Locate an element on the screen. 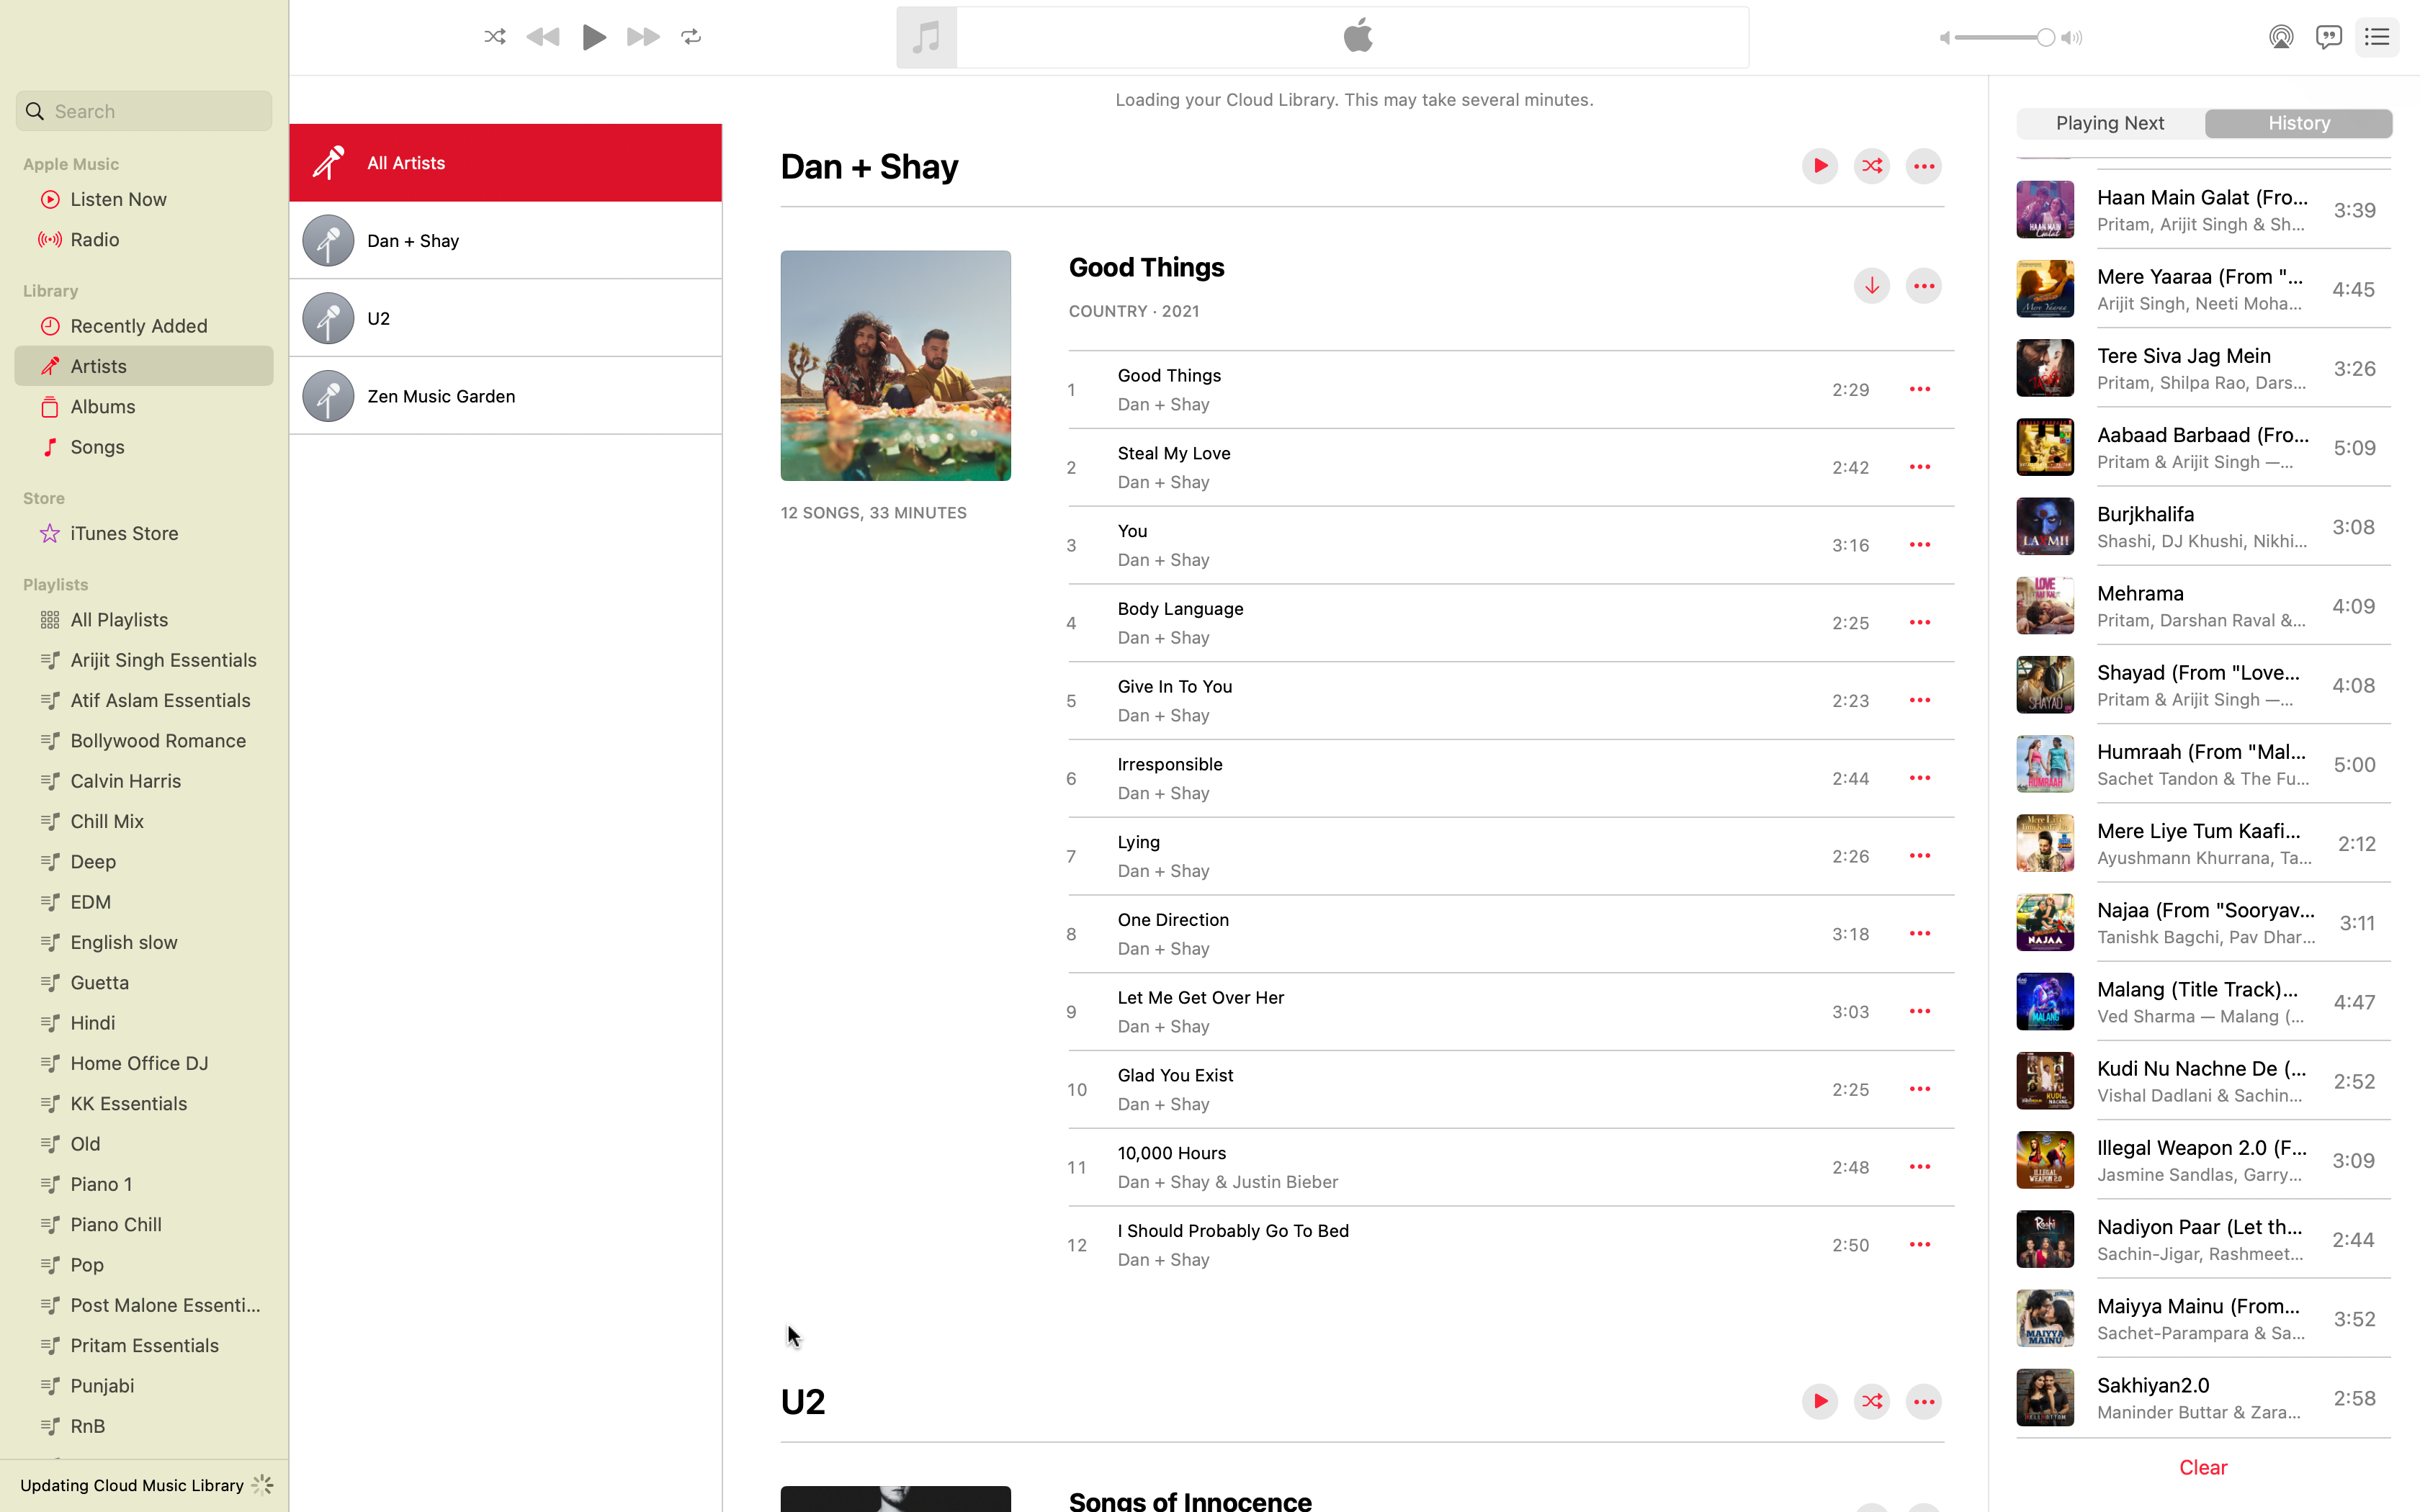 The image size is (2420, 1512). Empty the playlist queue is located at coordinates (2208, 1467).